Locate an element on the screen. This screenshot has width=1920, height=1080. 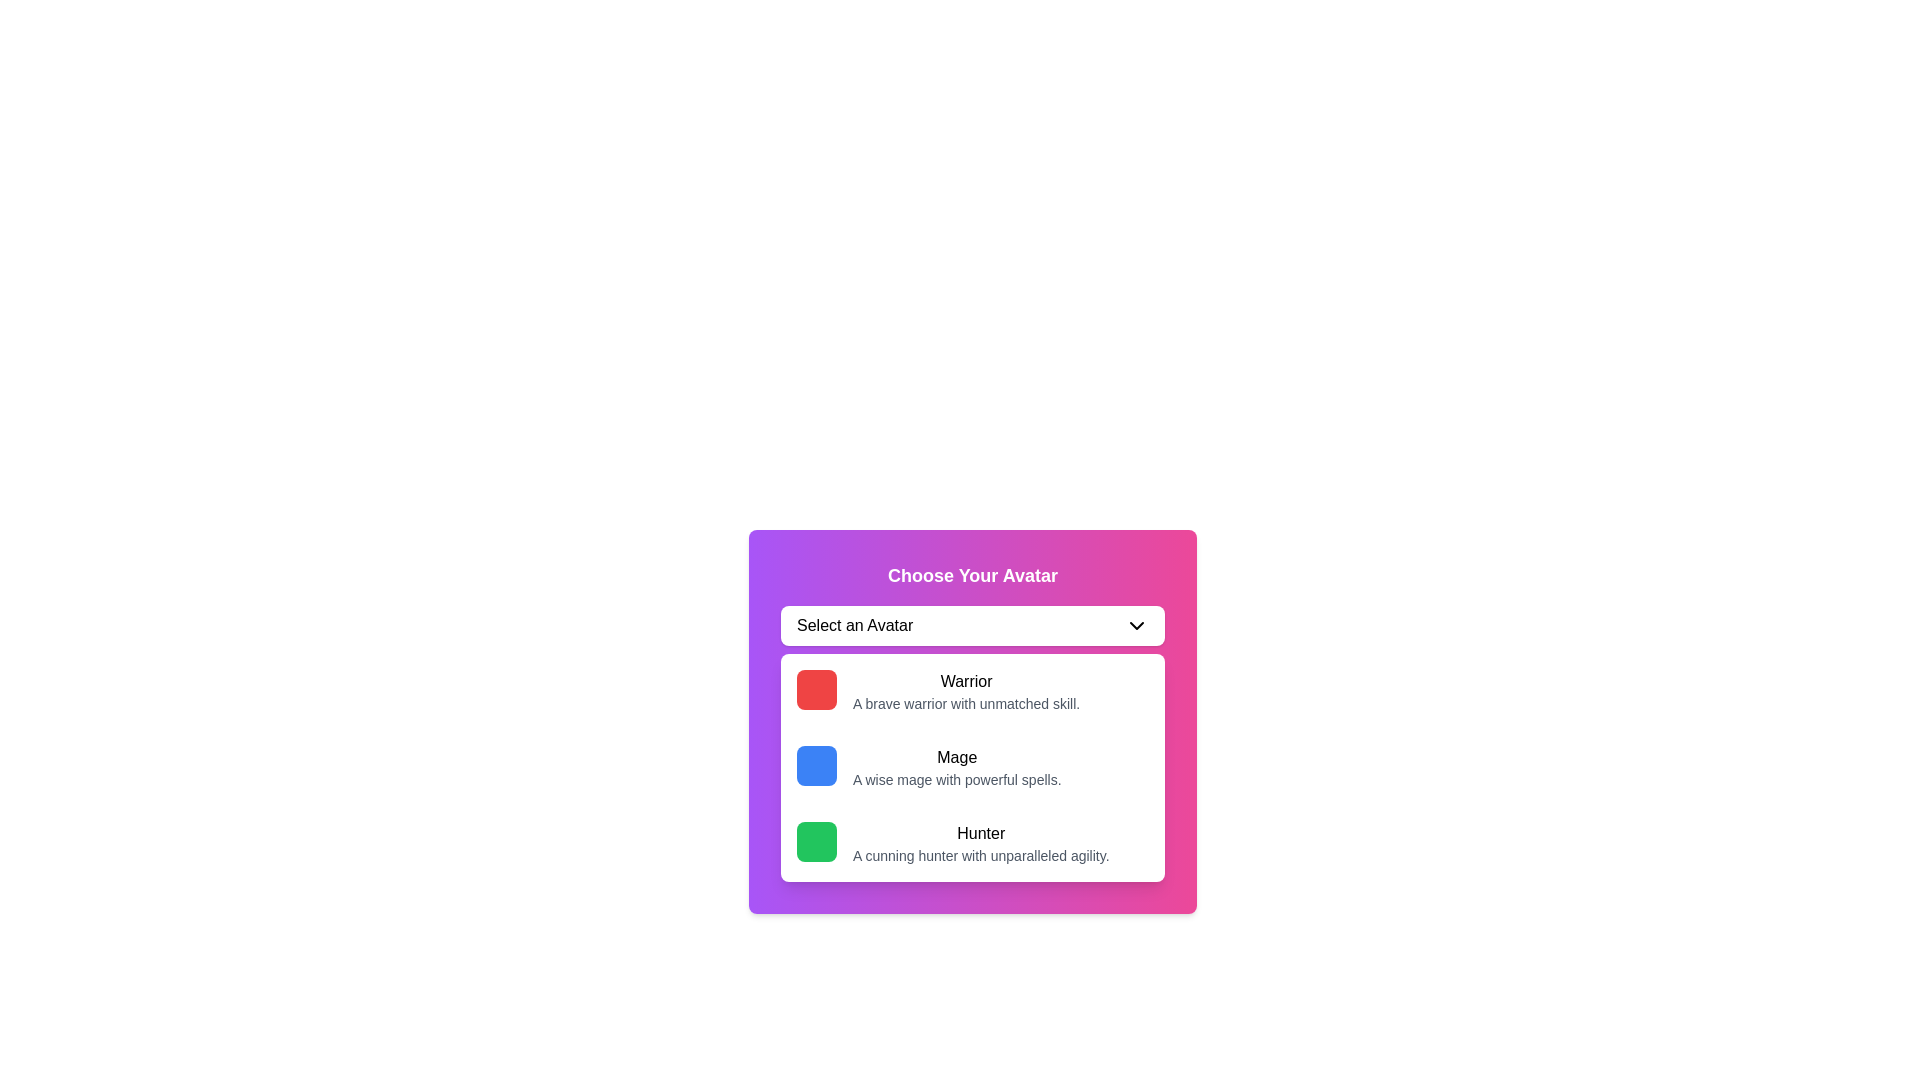
bold text label 'Warrior' to identify the purpose of the avatar selection card in the 'Choose Your Avatar' interface is located at coordinates (966, 681).